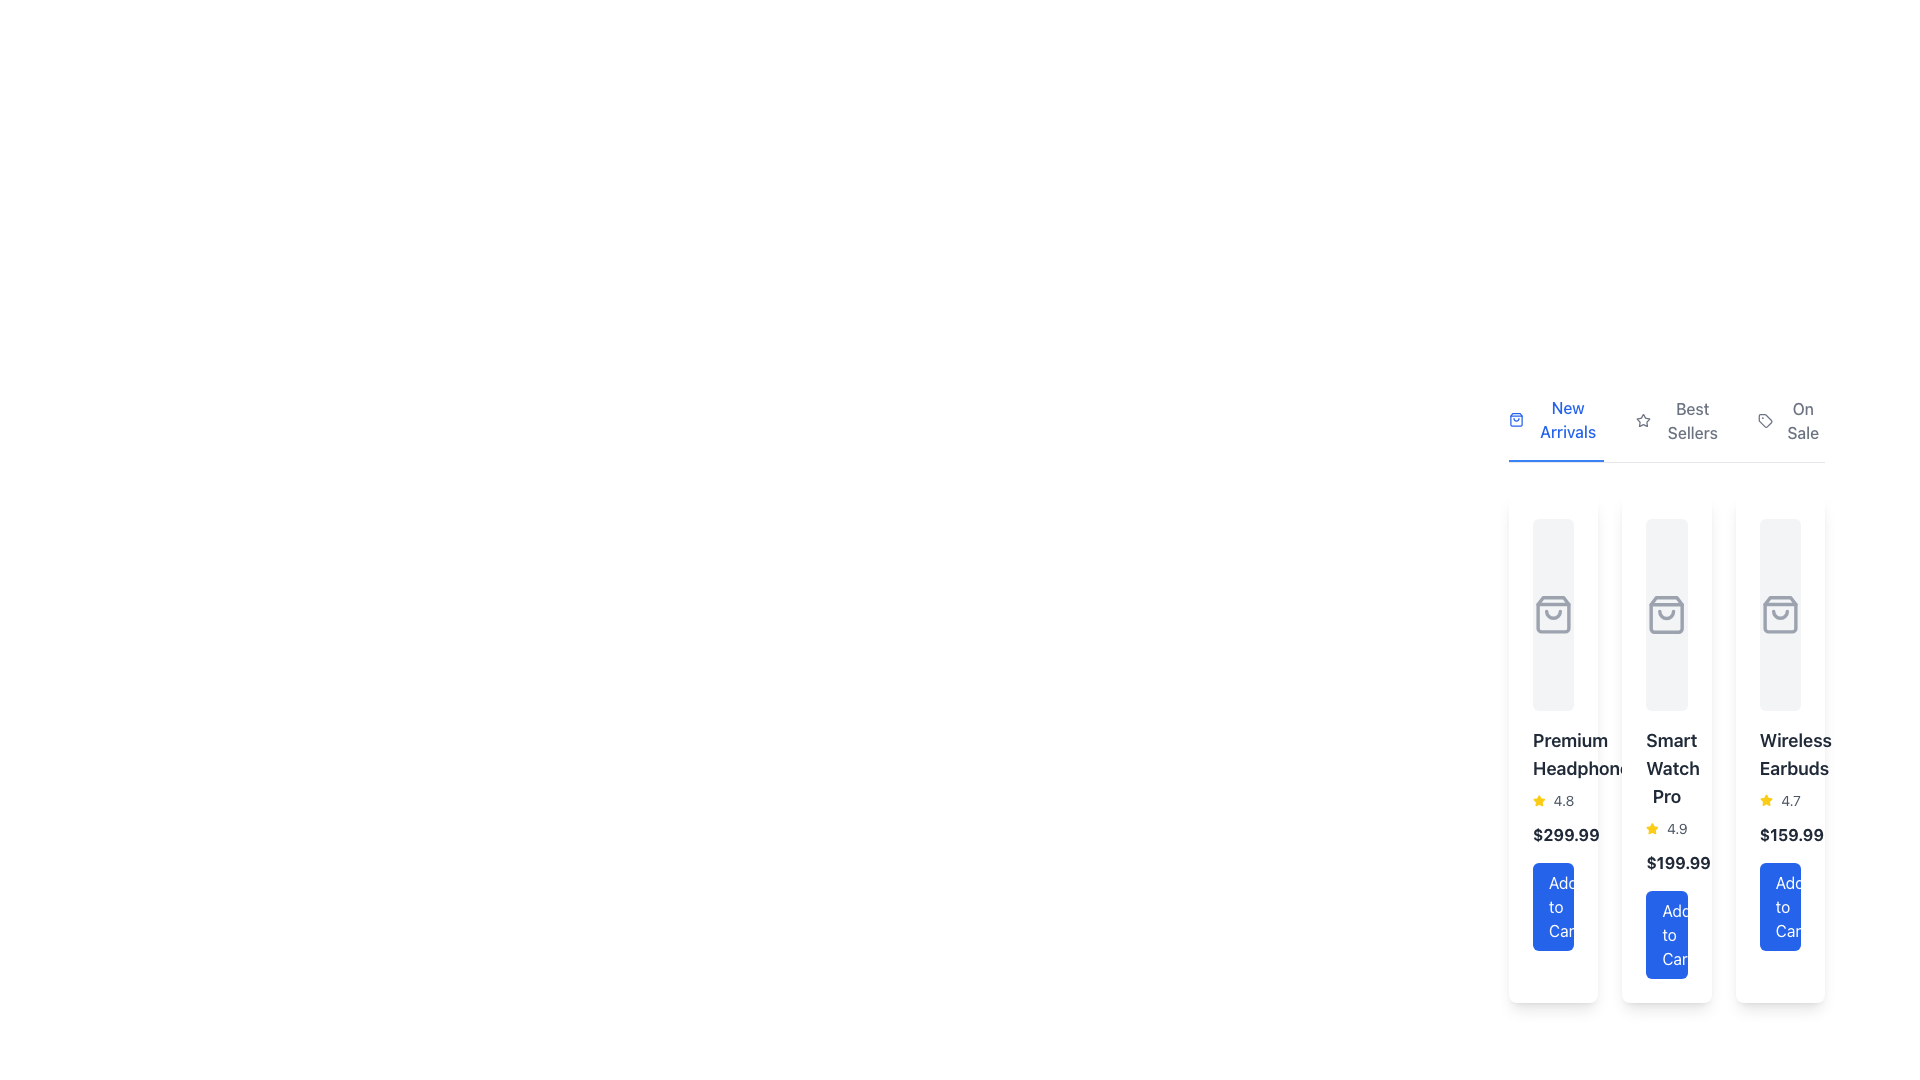 Image resolution: width=1920 pixels, height=1080 pixels. What do you see at coordinates (1652, 829) in the screenshot?
I see `the yellow five-pointed star icon located next to the text label '4.9' in the second product card of the horizontal product list` at bounding box center [1652, 829].